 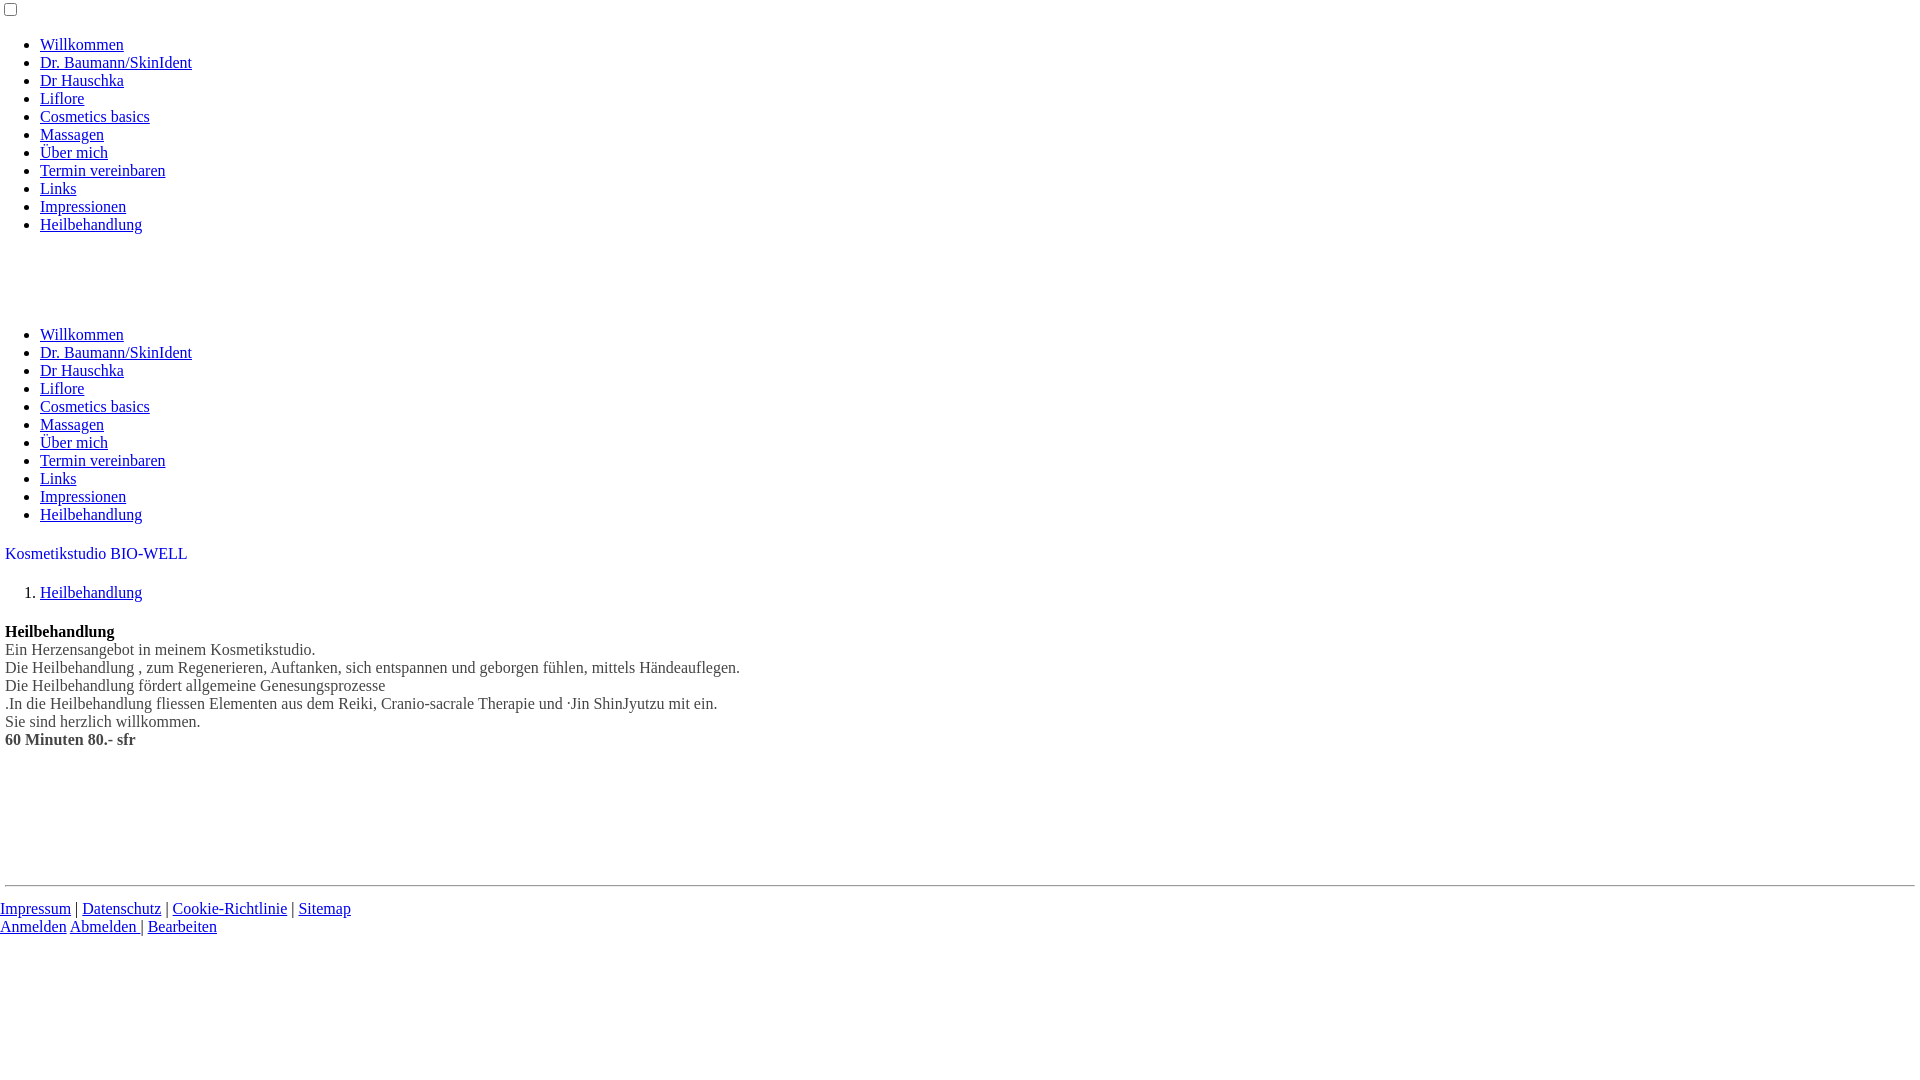 I want to click on 'Bearbeiten', so click(x=182, y=926).